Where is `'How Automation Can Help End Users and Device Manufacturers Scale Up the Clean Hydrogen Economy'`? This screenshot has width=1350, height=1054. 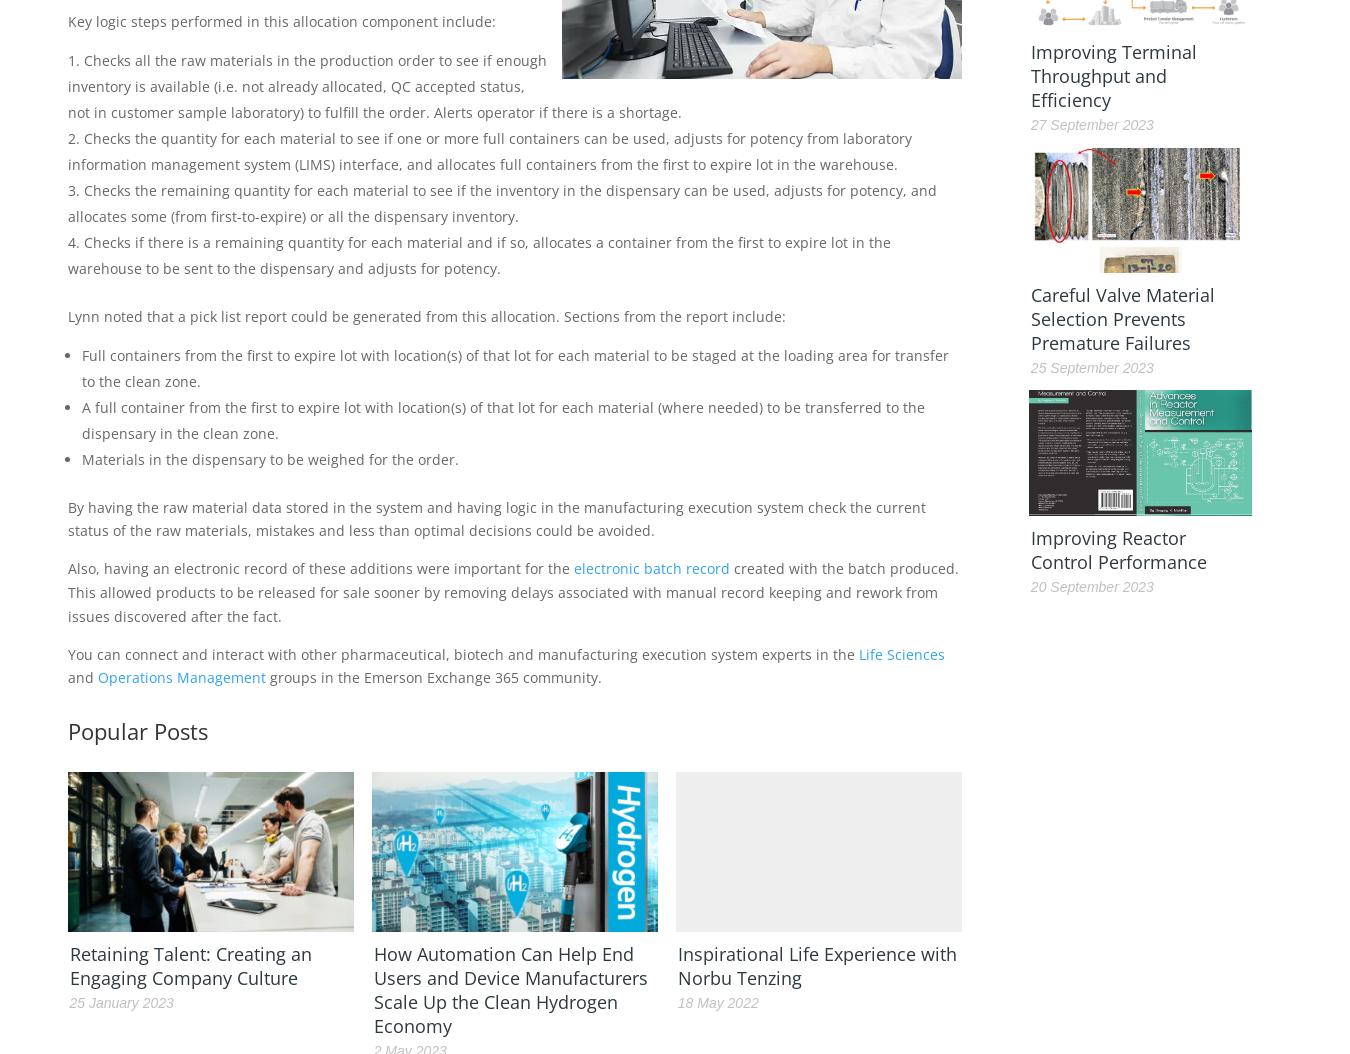
'How Automation Can Help End Users and Device Manufacturers Scale Up the Clean Hydrogen Economy' is located at coordinates (509, 990).